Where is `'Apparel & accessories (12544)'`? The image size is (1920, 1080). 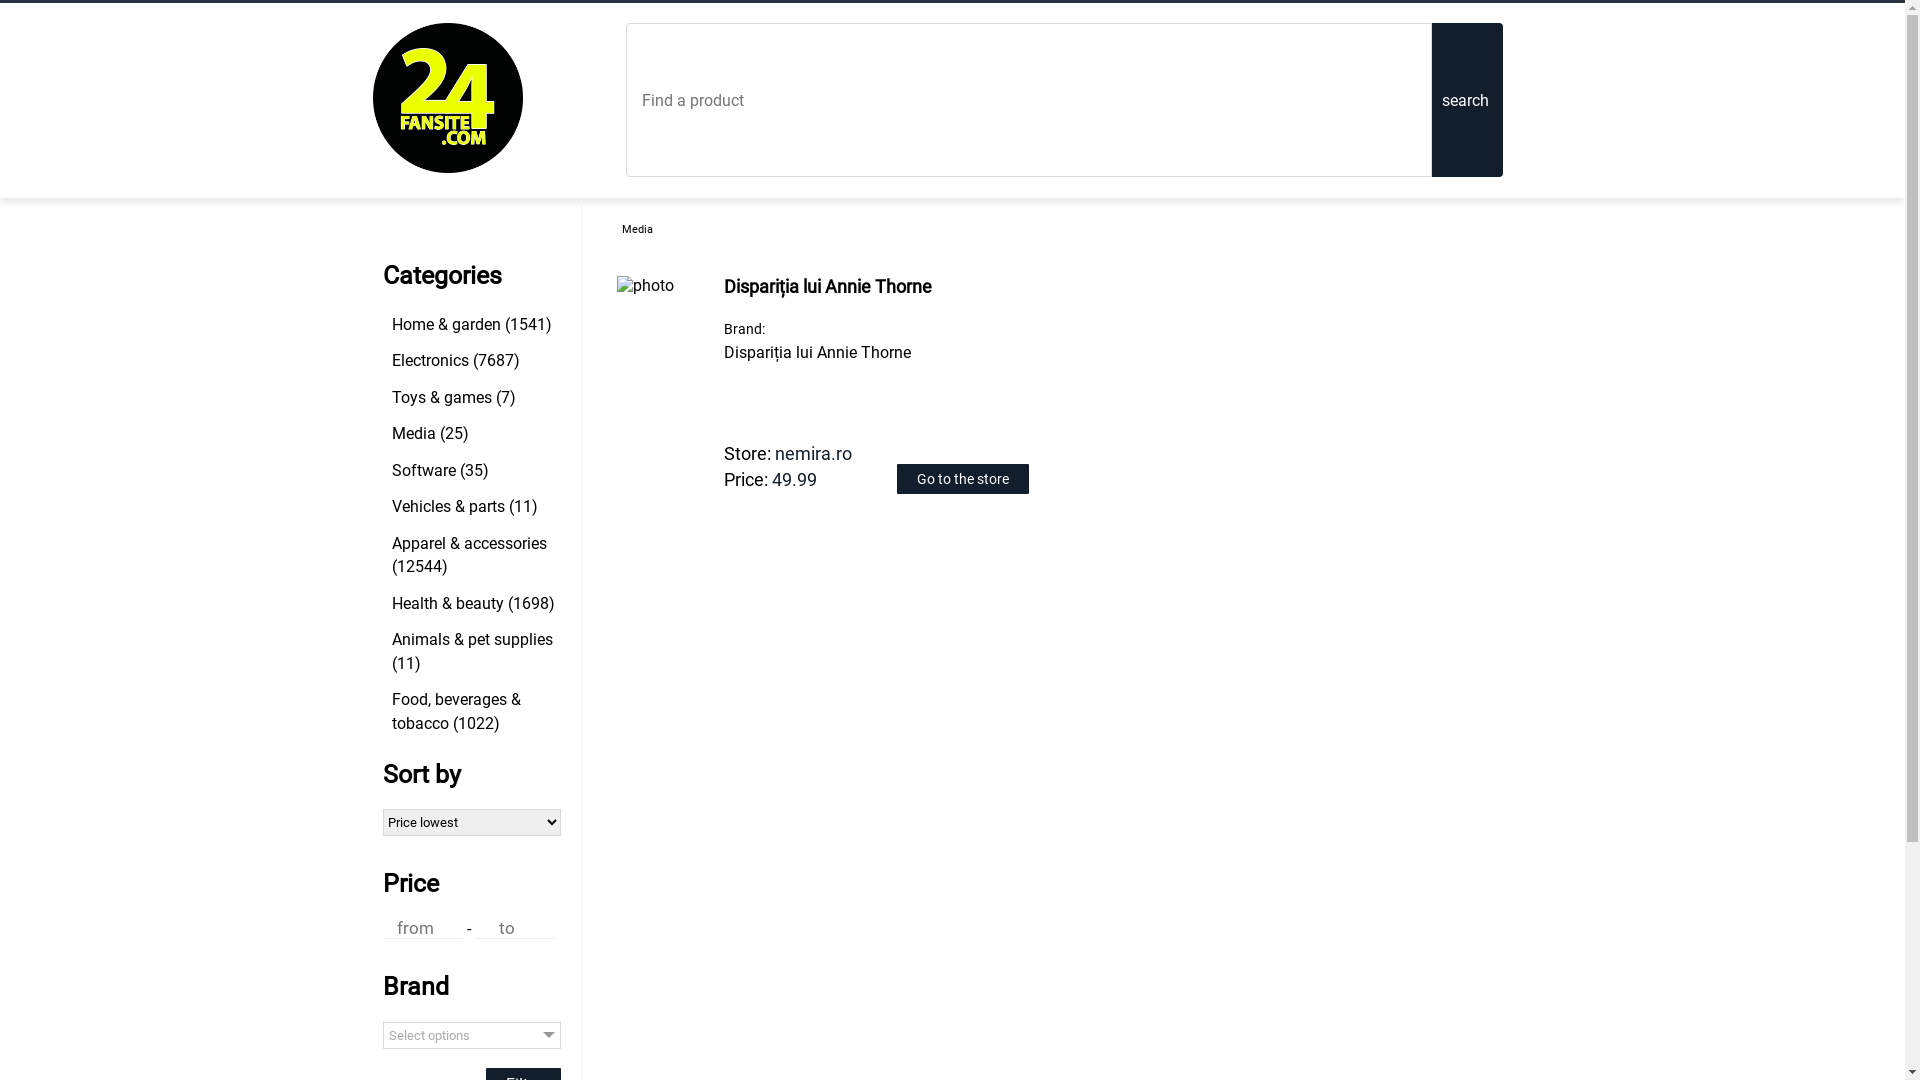 'Apparel & accessories (12544)' is located at coordinates (473, 555).